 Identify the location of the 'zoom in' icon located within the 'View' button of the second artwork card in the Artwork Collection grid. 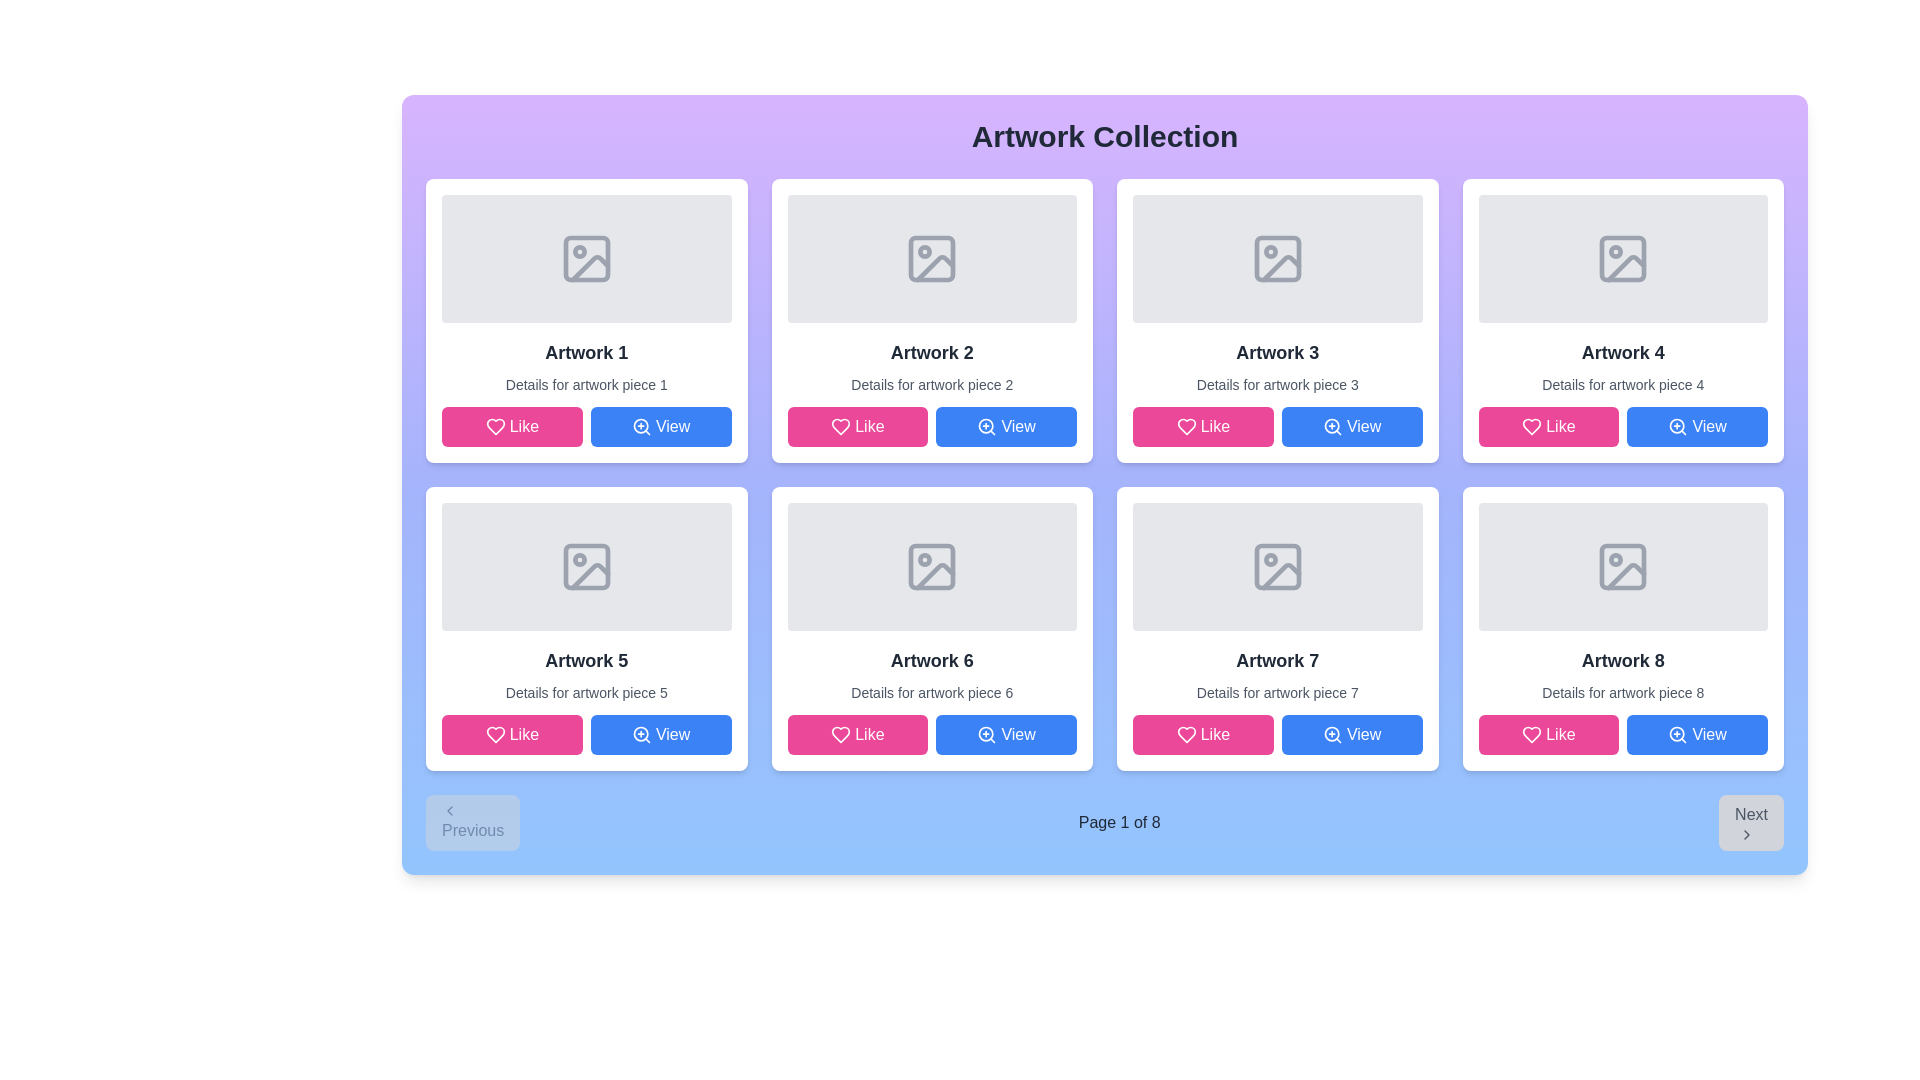
(987, 426).